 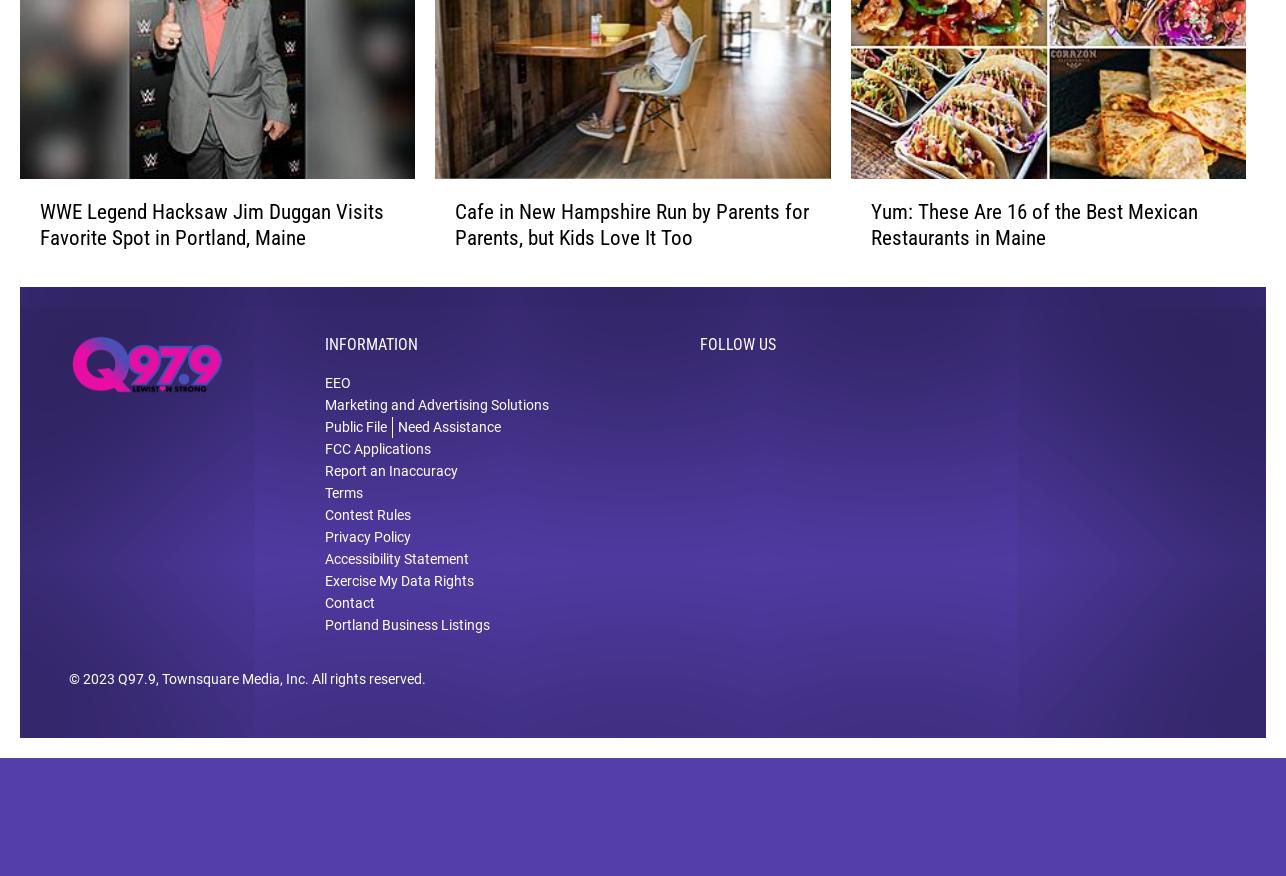 What do you see at coordinates (323, 611) in the screenshot?
I see `'Exercise My Data Rights'` at bounding box center [323, 611].